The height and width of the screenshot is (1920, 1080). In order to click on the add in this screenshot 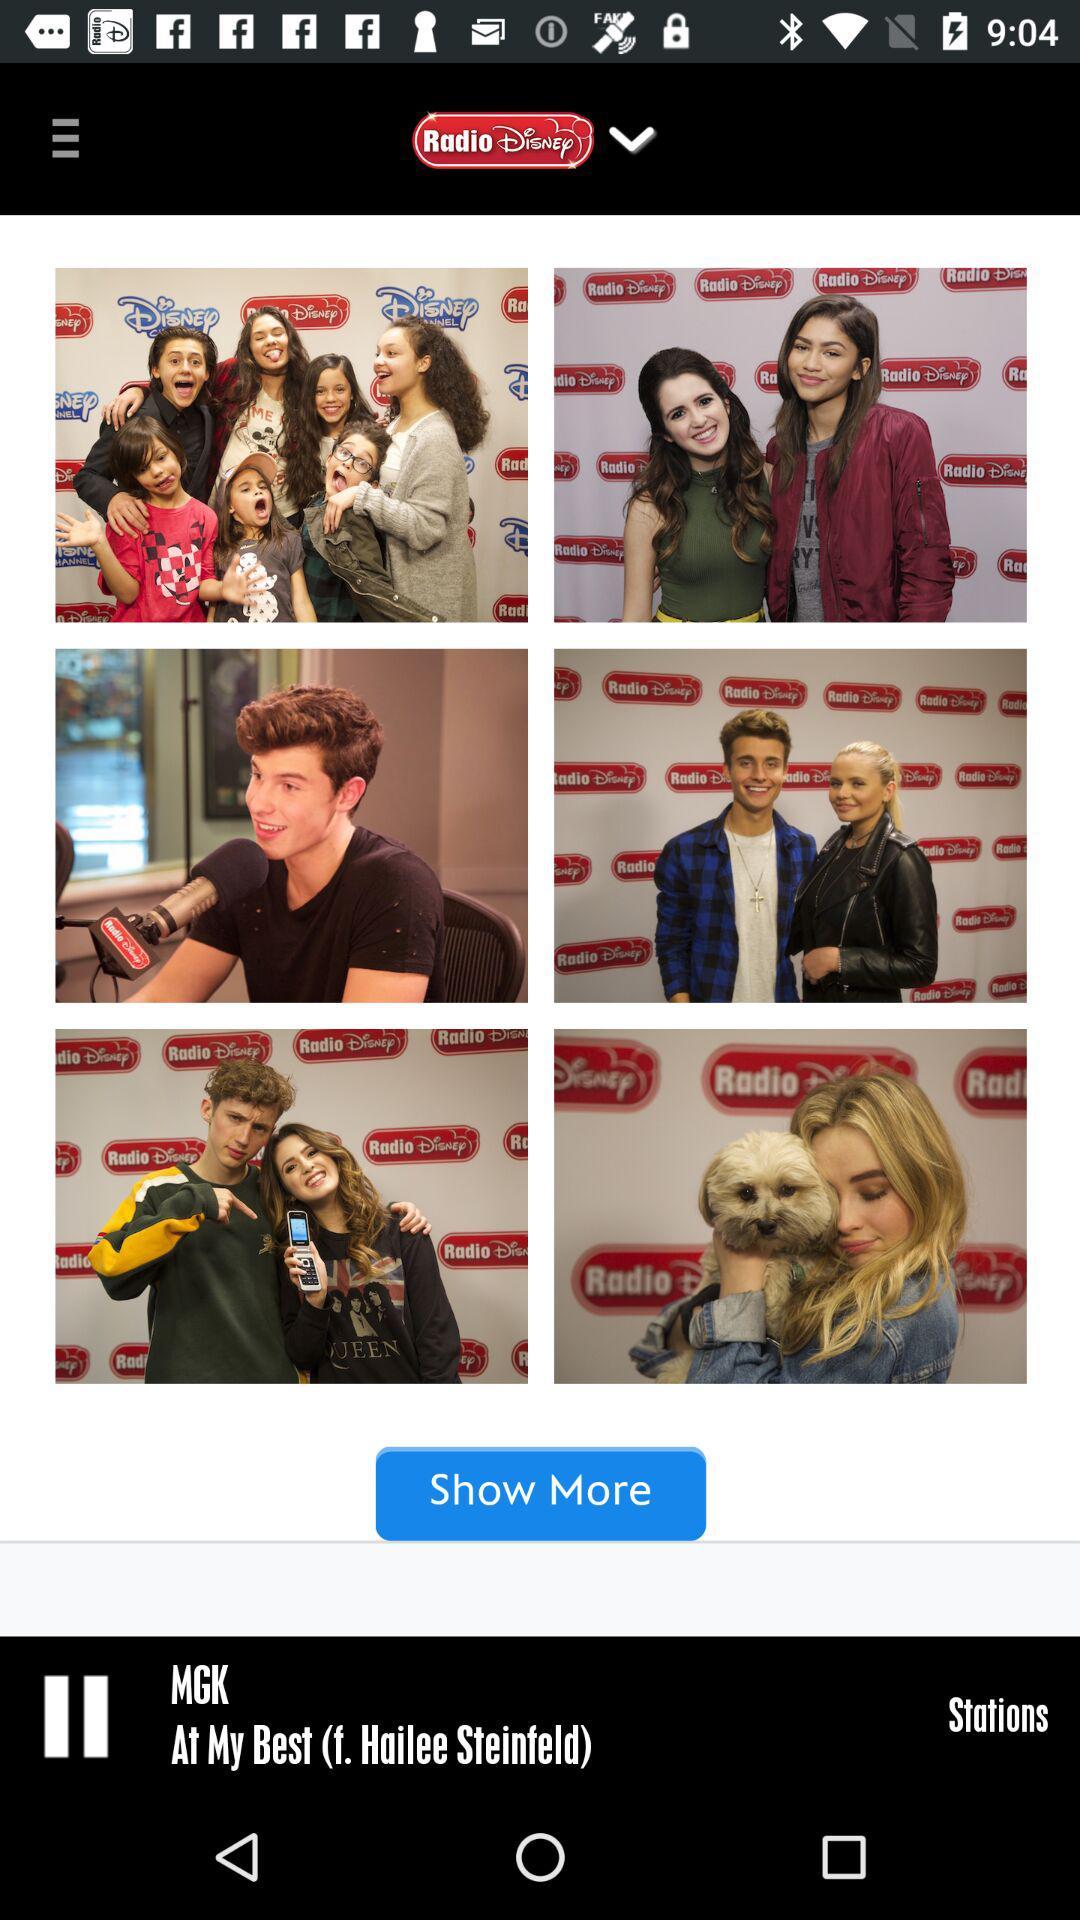, I will do `click(540, 924)`.